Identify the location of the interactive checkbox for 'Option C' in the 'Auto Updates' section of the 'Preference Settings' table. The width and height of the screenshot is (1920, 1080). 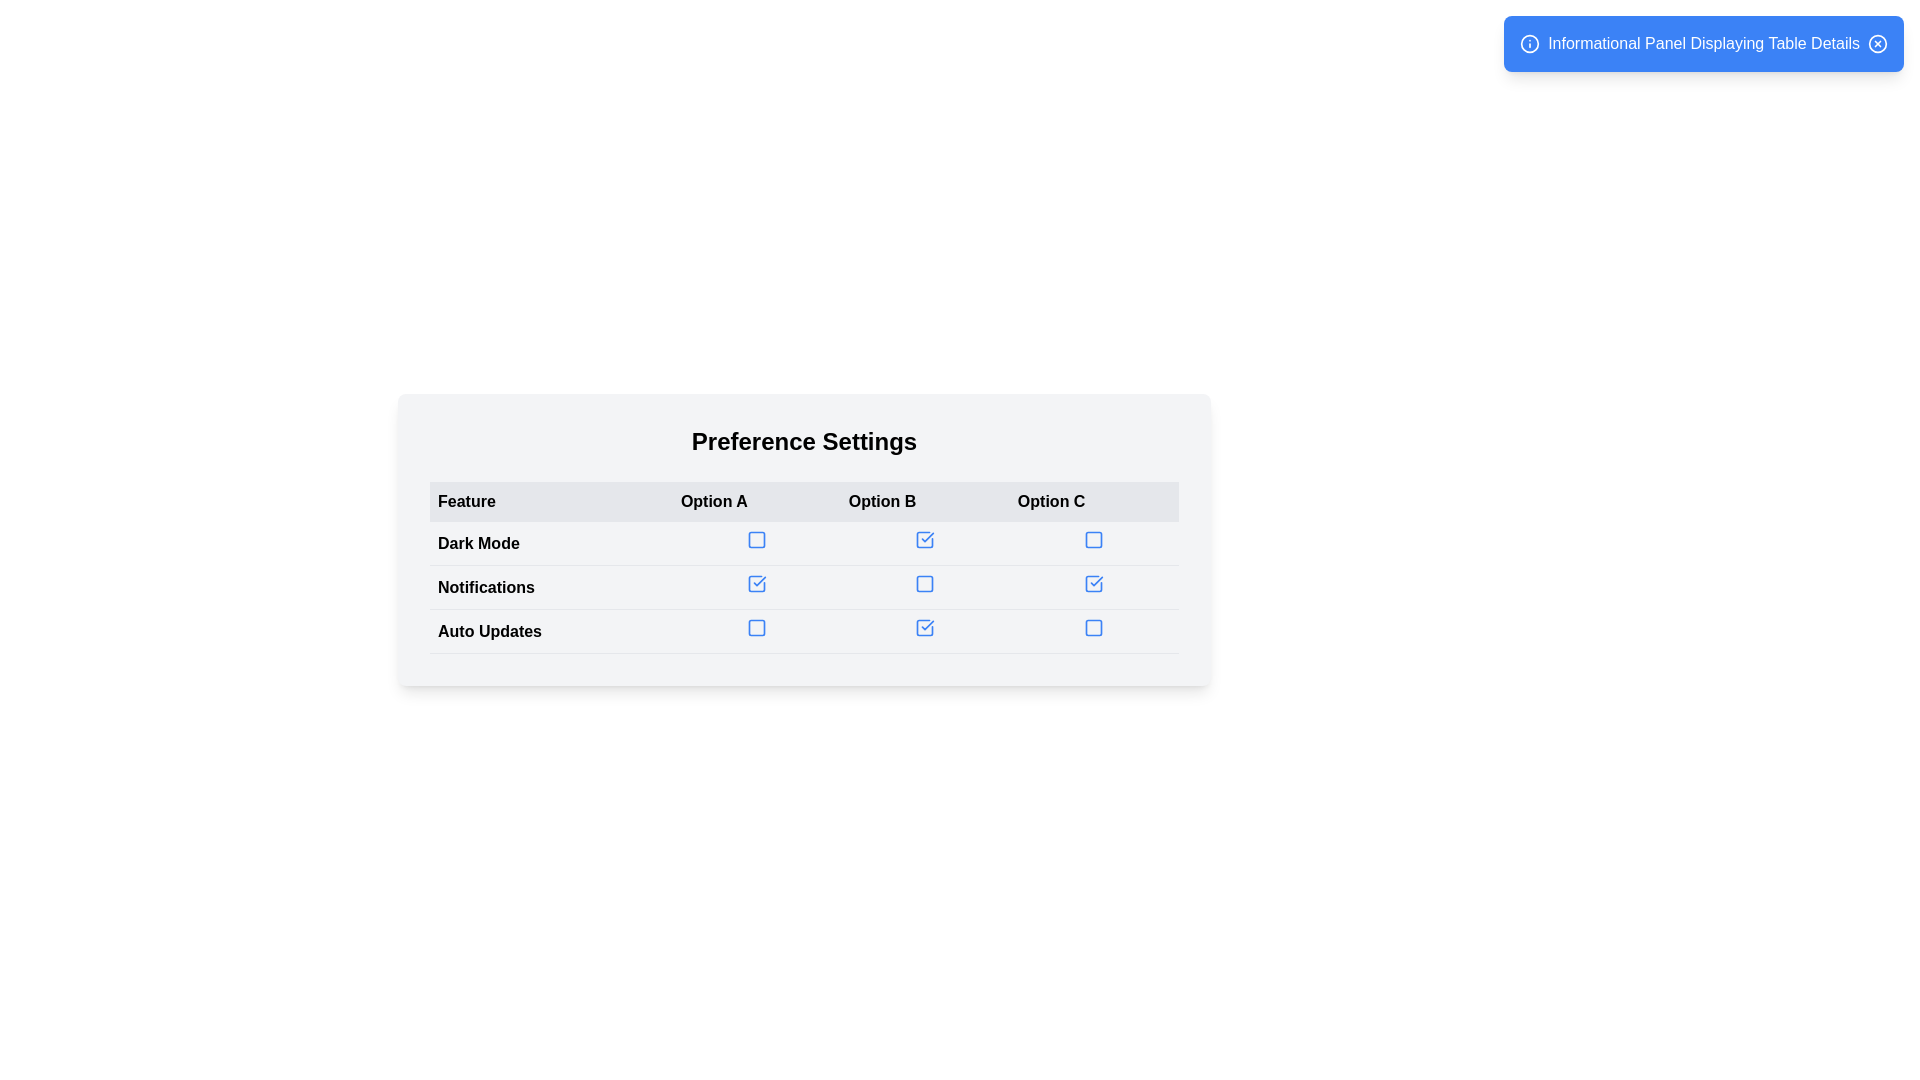
(924, 627).